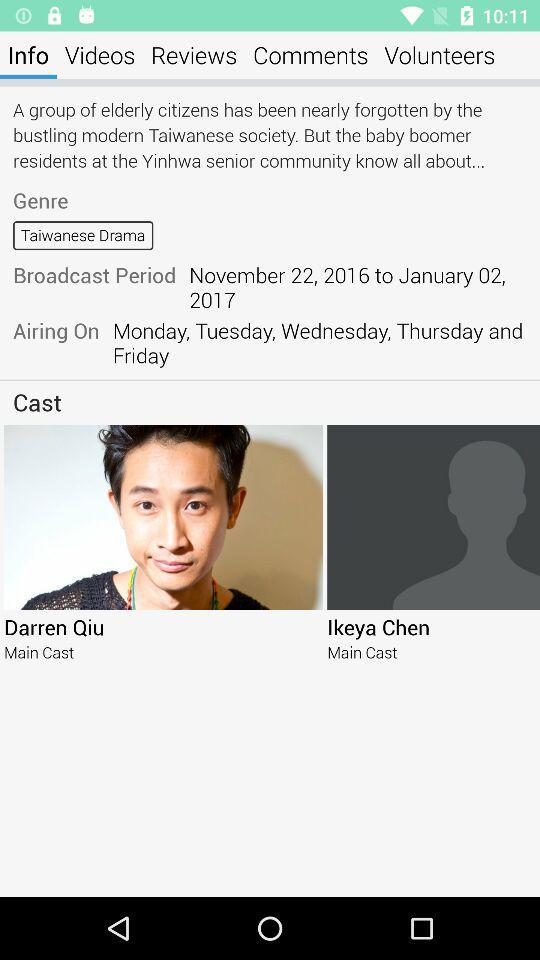 This screenshot has height=960, width=540. What do you see at coordinates (99, 54) in the screenshot?
I see `icon to the left of the reviews` at bounding box center [99, 54].